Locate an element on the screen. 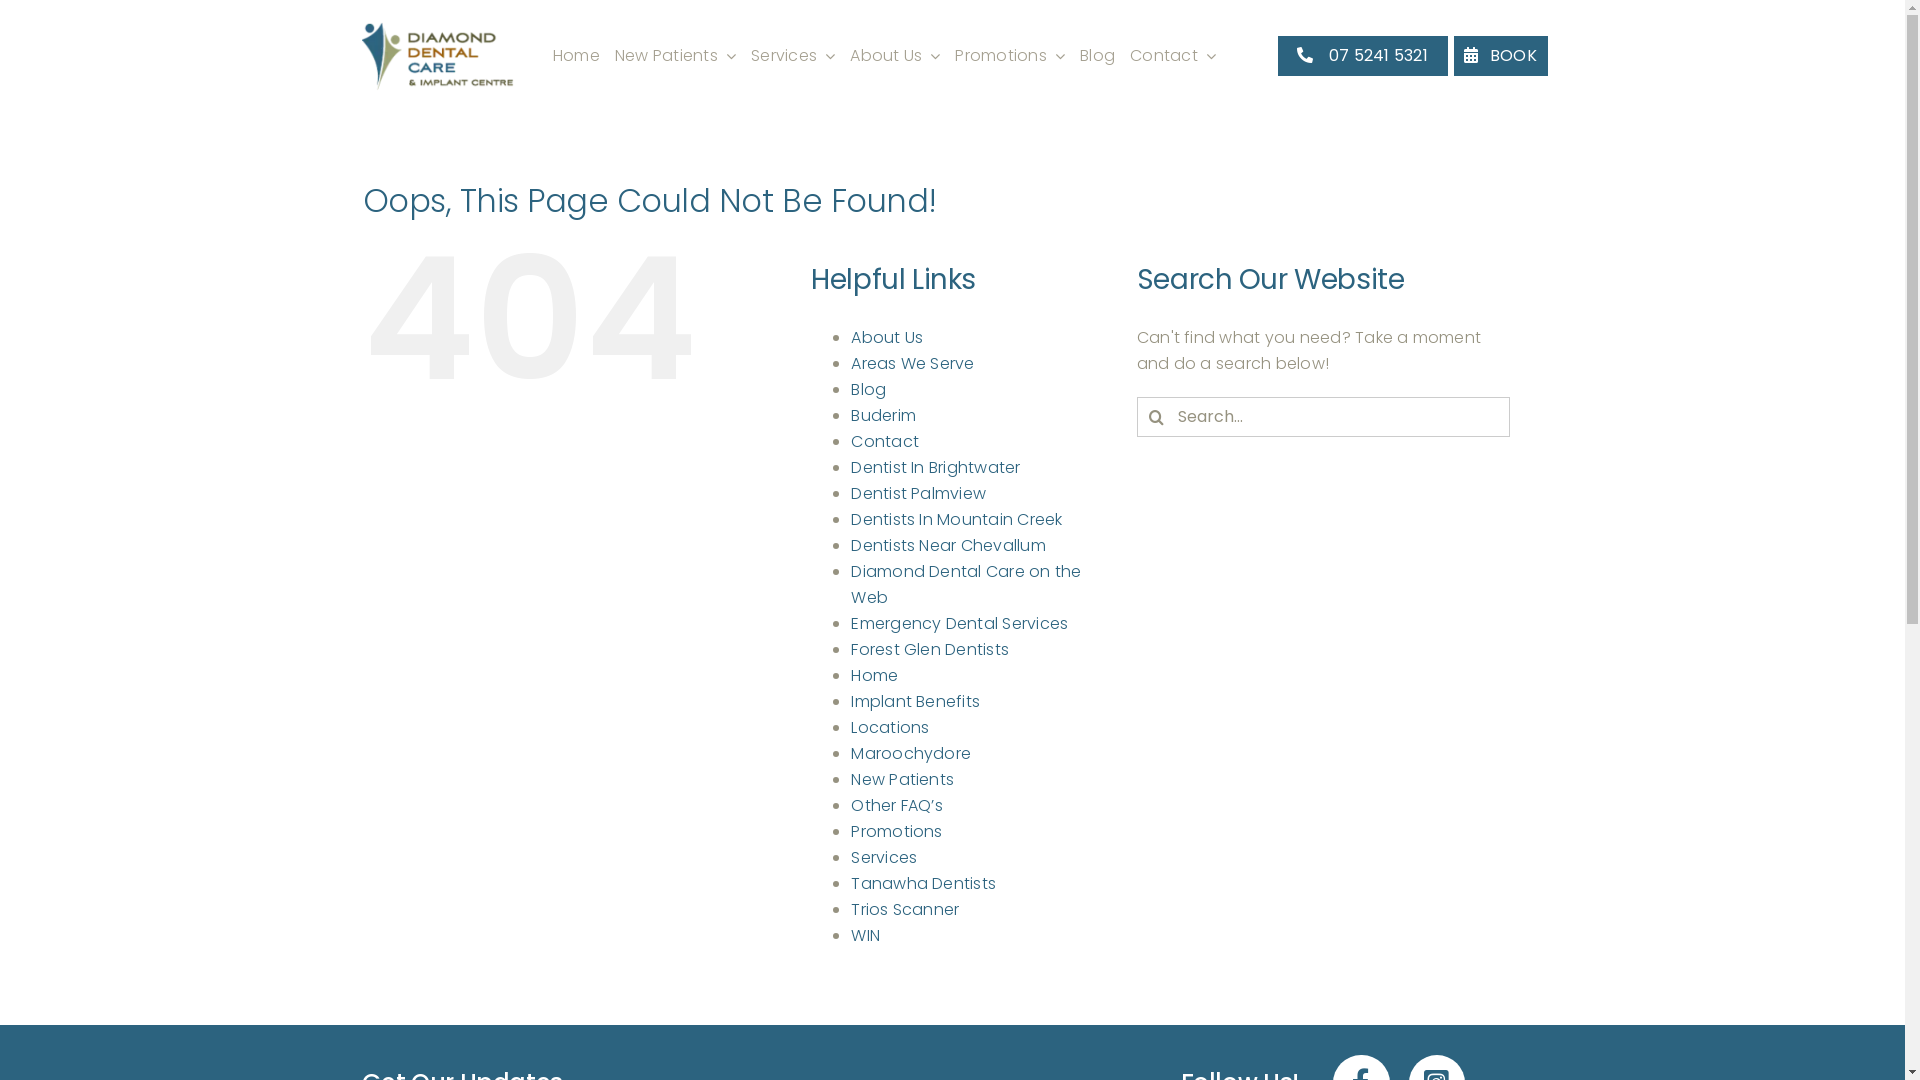 The height and width of the screenshot is (1080, 1920). 'BOOK' is located at coordinates (1454, 54).